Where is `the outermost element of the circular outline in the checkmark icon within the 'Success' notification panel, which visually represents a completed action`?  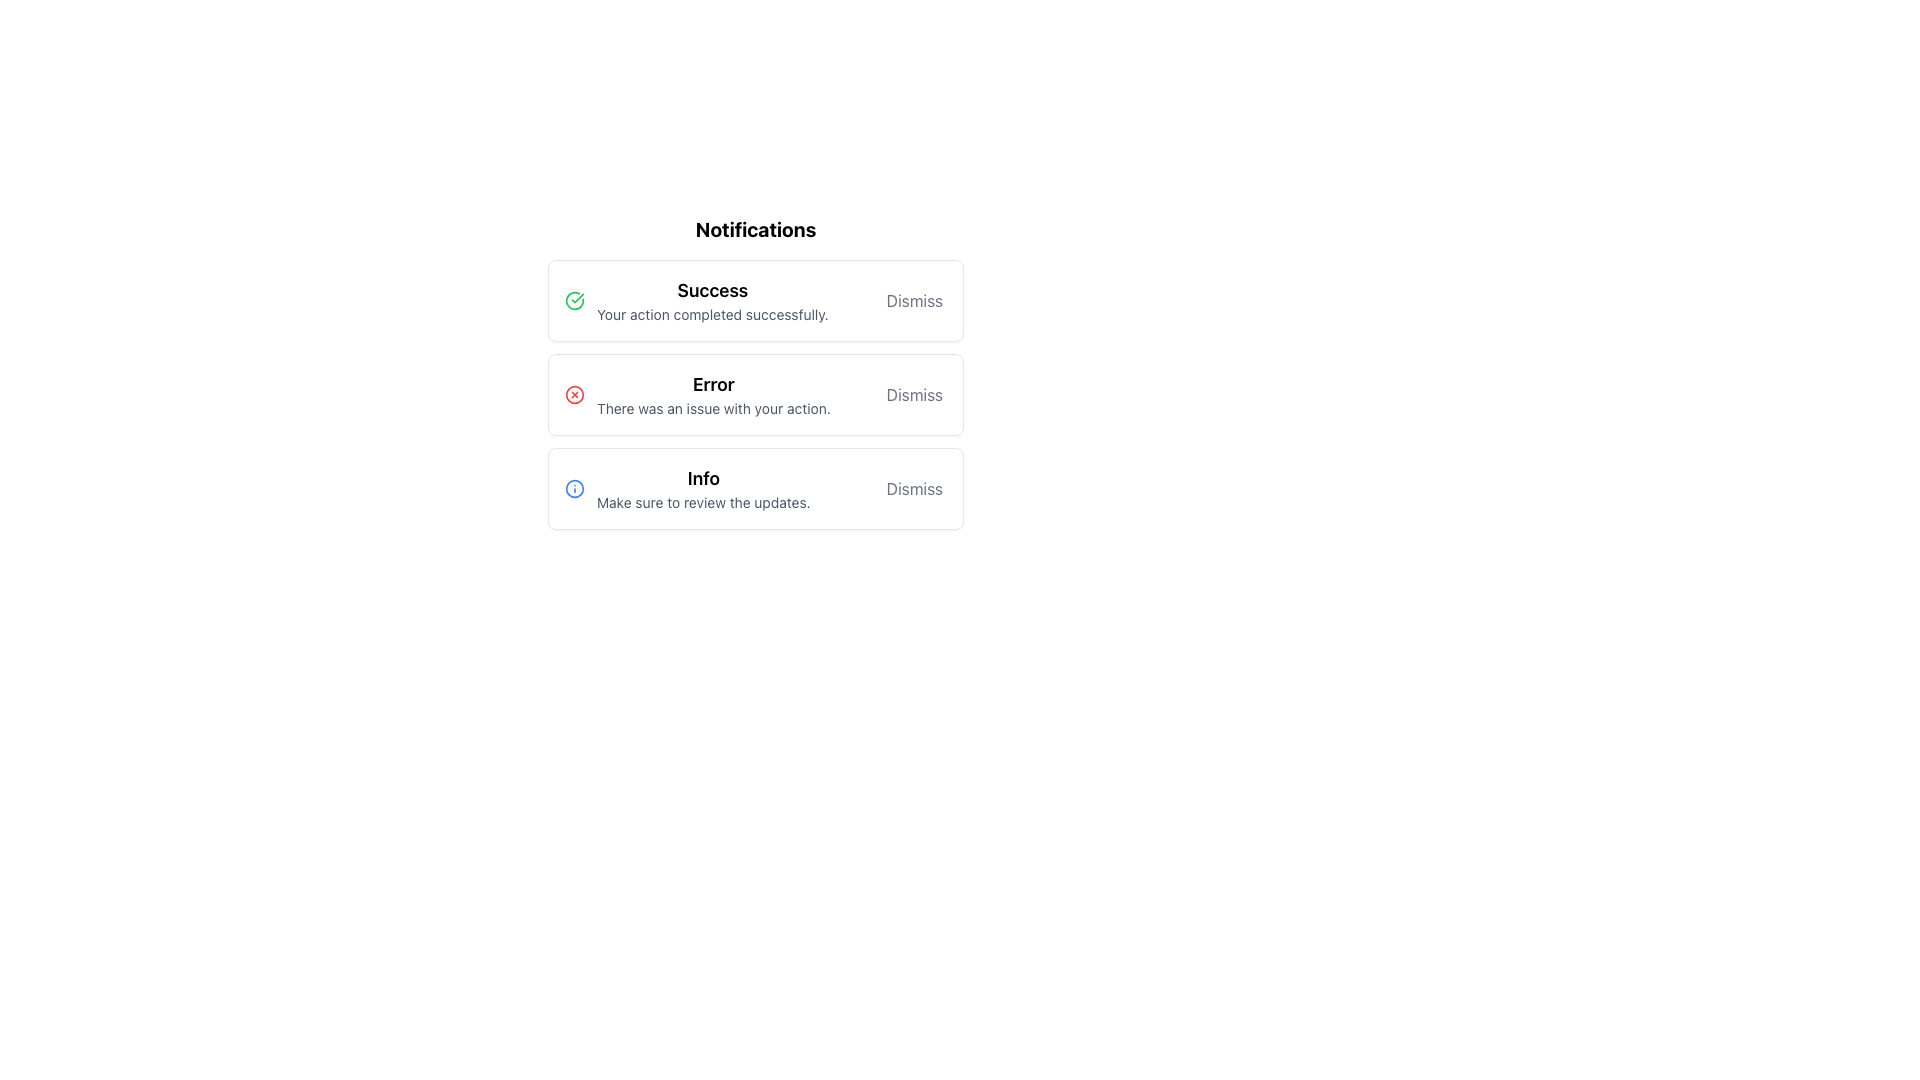
the outermost element of the circular outline in the checkmark icon within the 'Success' notification panel, which visually represents a completed action is located at coordinates (574, 300).